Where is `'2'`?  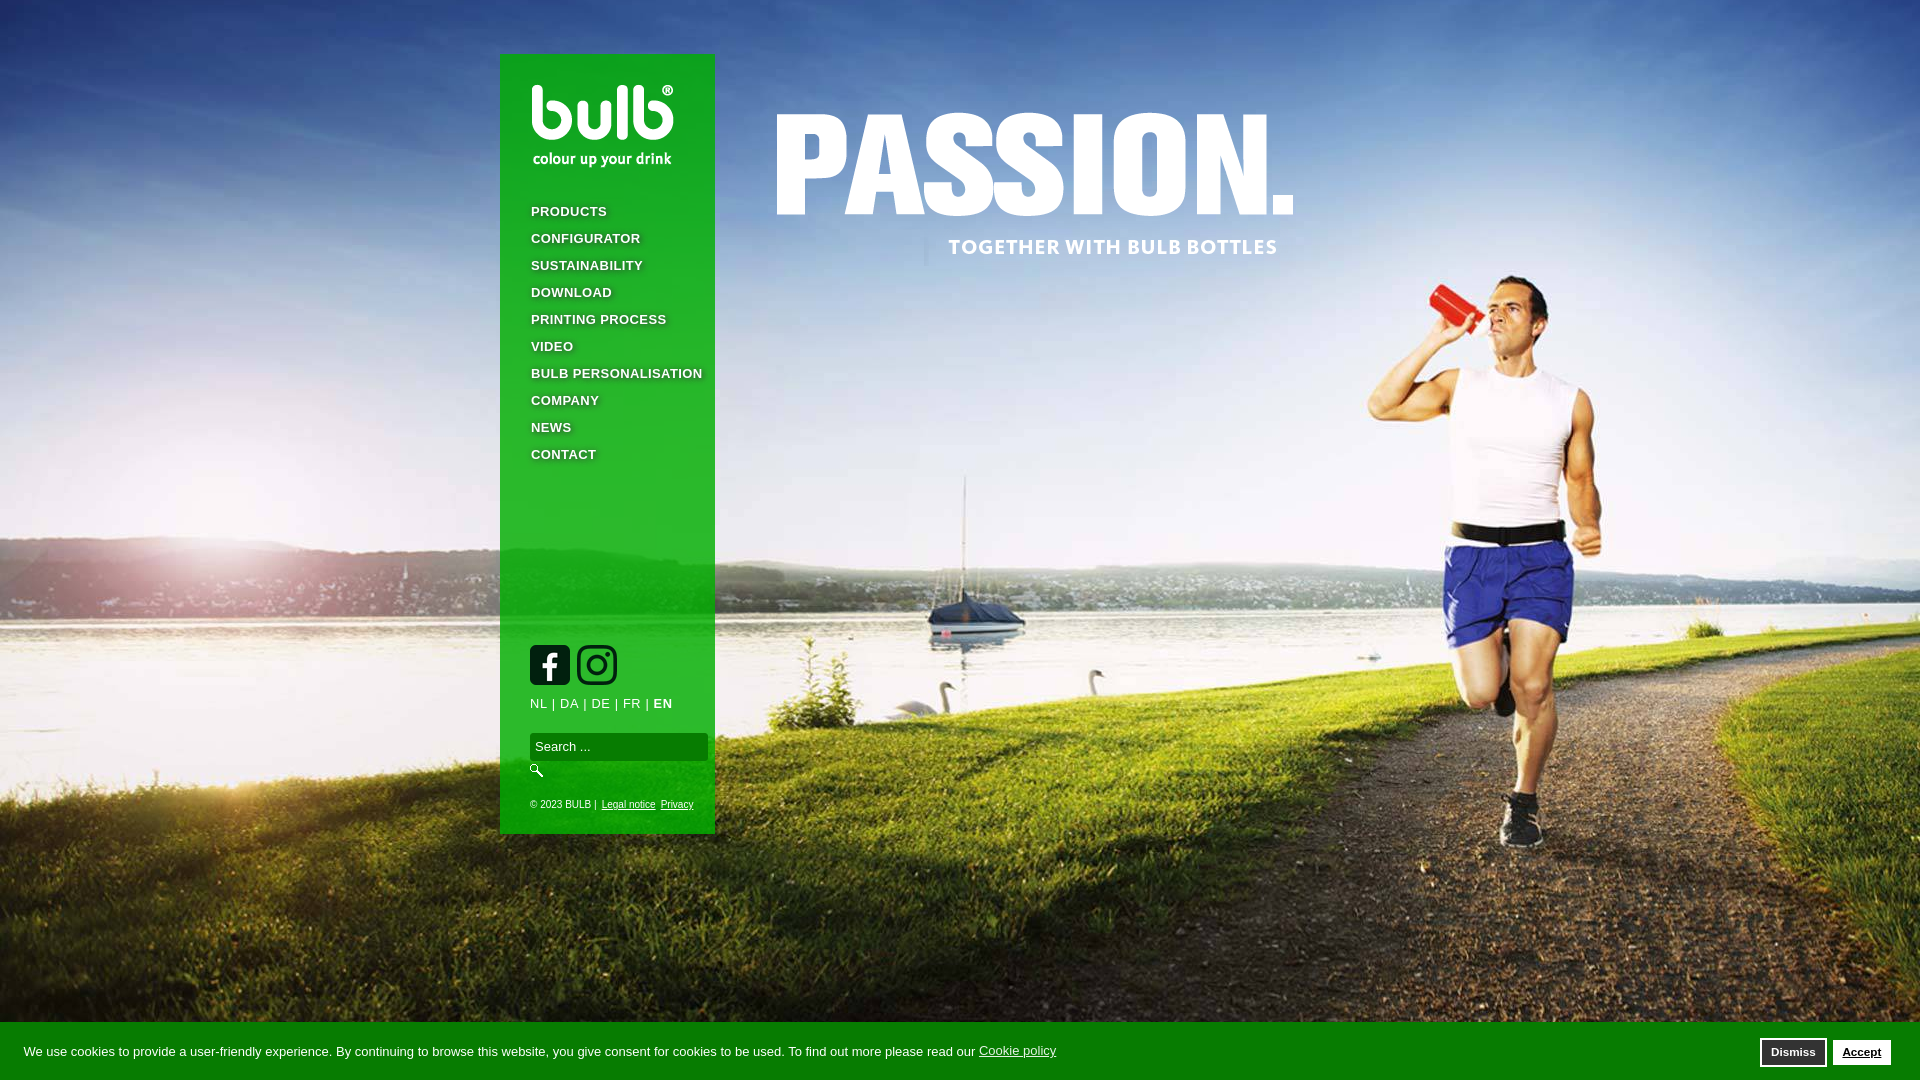
'2' is located at coordinates (960, 1044).